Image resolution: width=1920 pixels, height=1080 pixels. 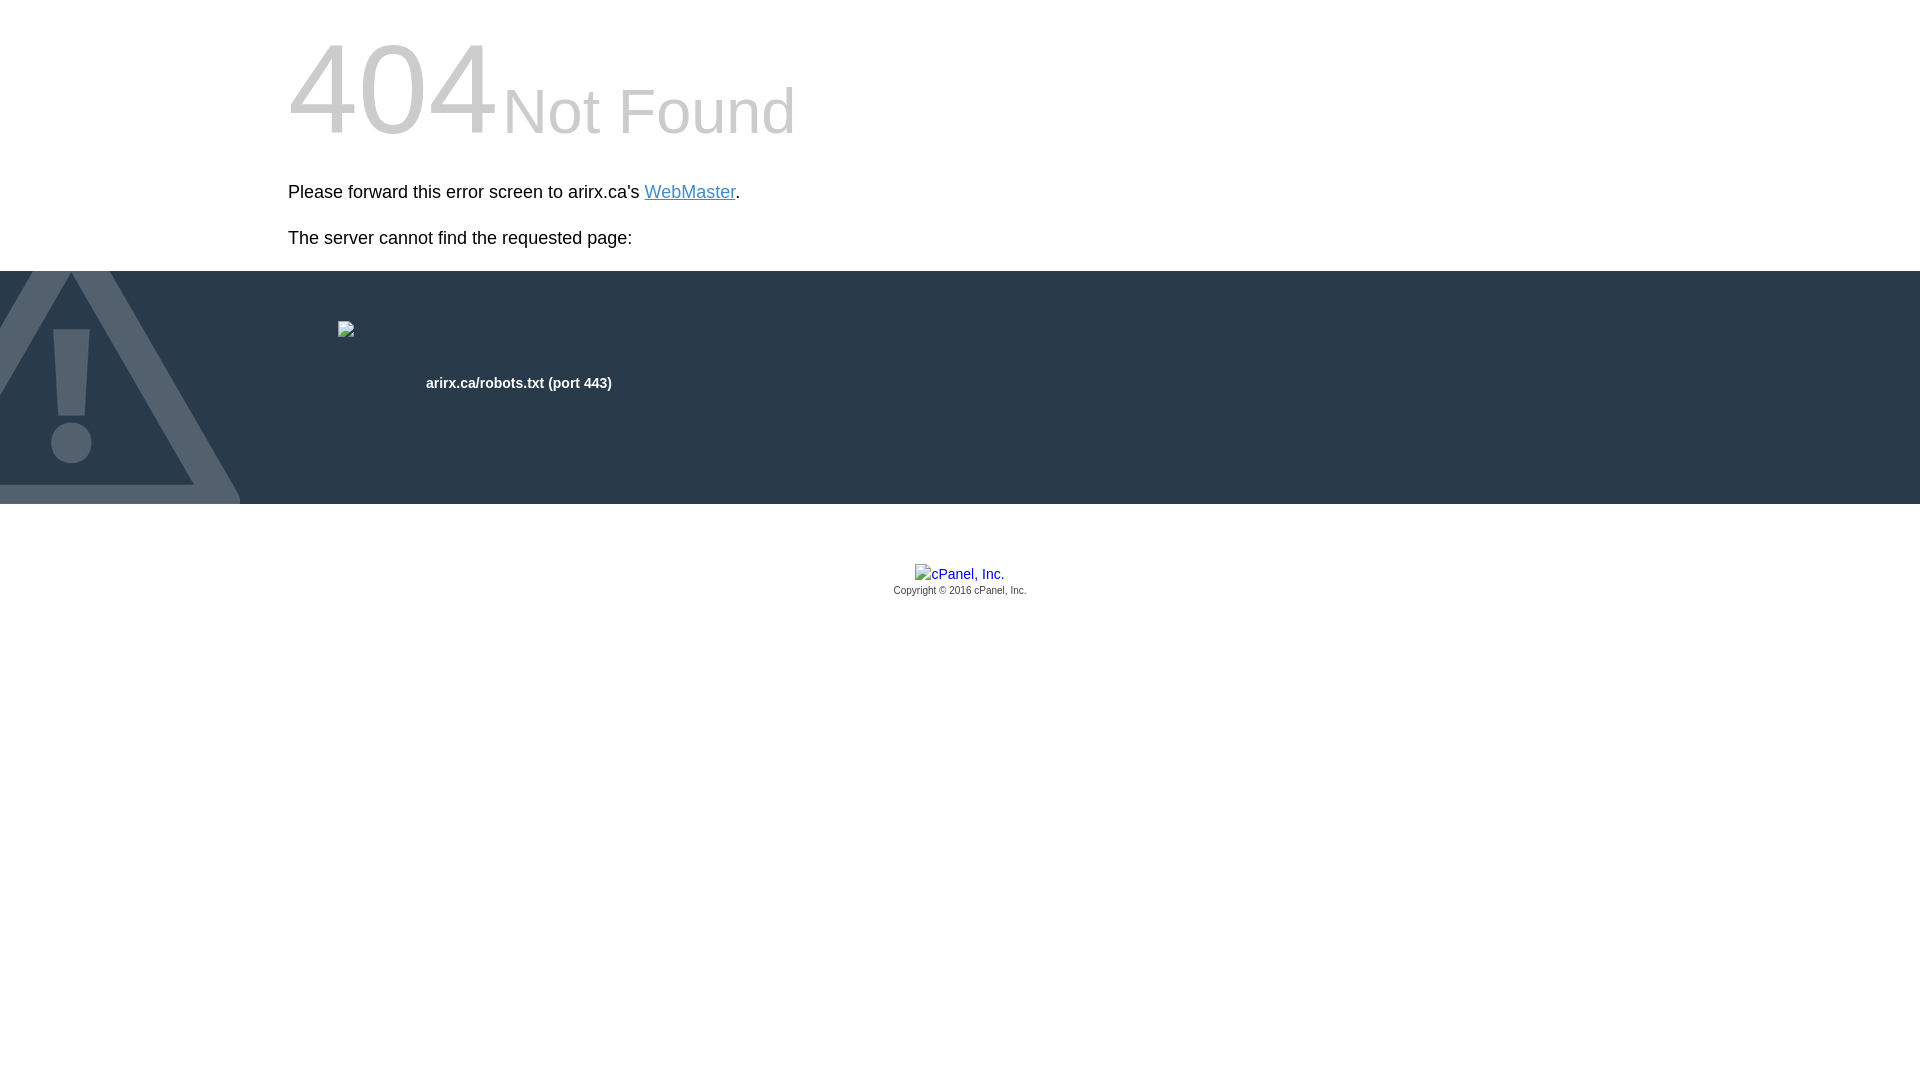 I want to click on 'WebMaster', so click(x=690, y=192).